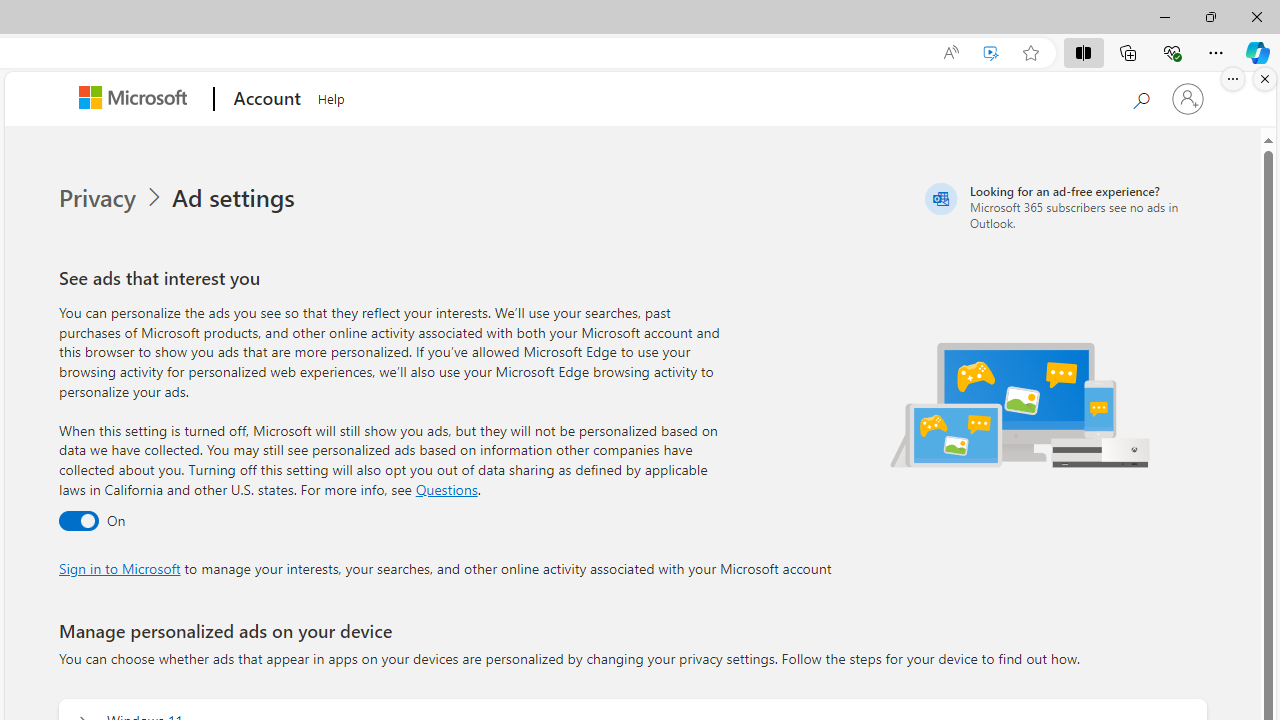 The width and height of the screenshot is (1280, 720). I want to click on 'Privacy', so click(98, 198).